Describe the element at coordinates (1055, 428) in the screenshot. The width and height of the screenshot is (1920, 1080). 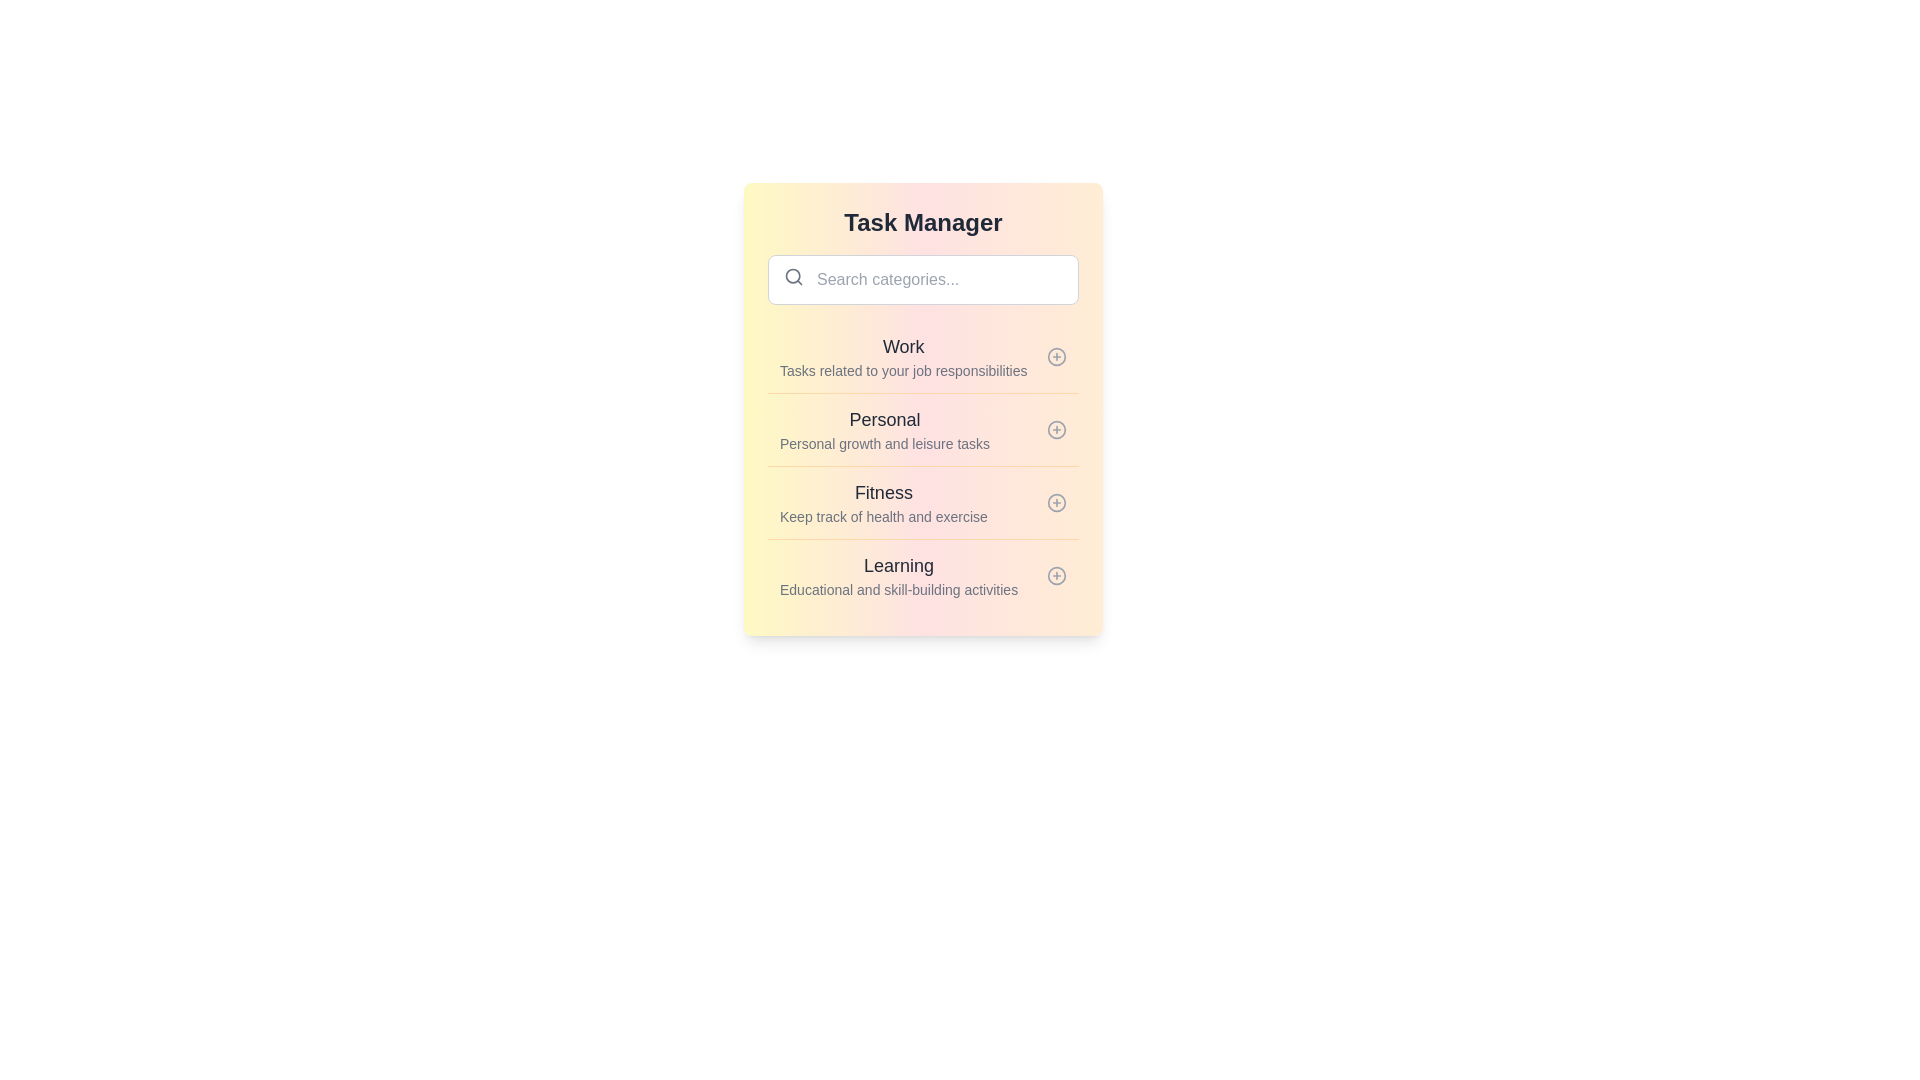
I see `the button located at the far right of the 'Personal' row, aligned with 'Personal growth and leisure tasks'` at that location.